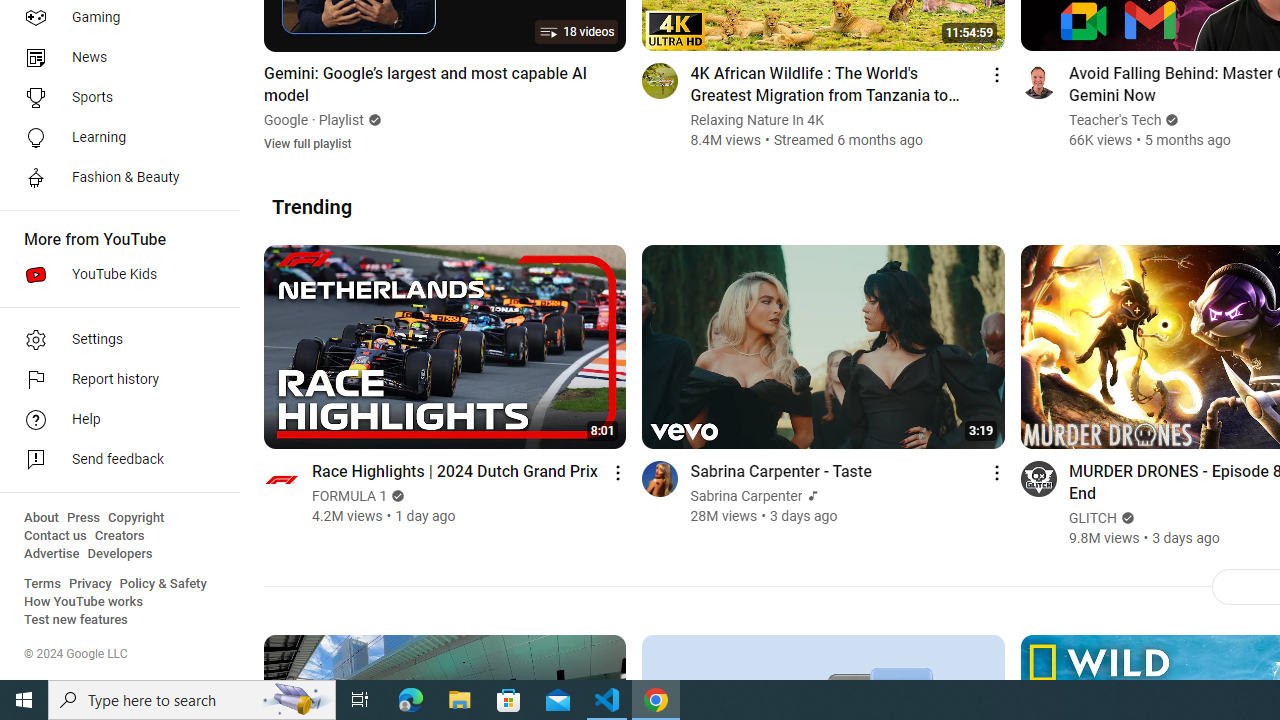 Image resolution: width=1280 pixels, height=720 pixels. What do you see at coordinates (341, 120) in the screenshot?
I see `'Playlist'` at bounding box center [341, 120].